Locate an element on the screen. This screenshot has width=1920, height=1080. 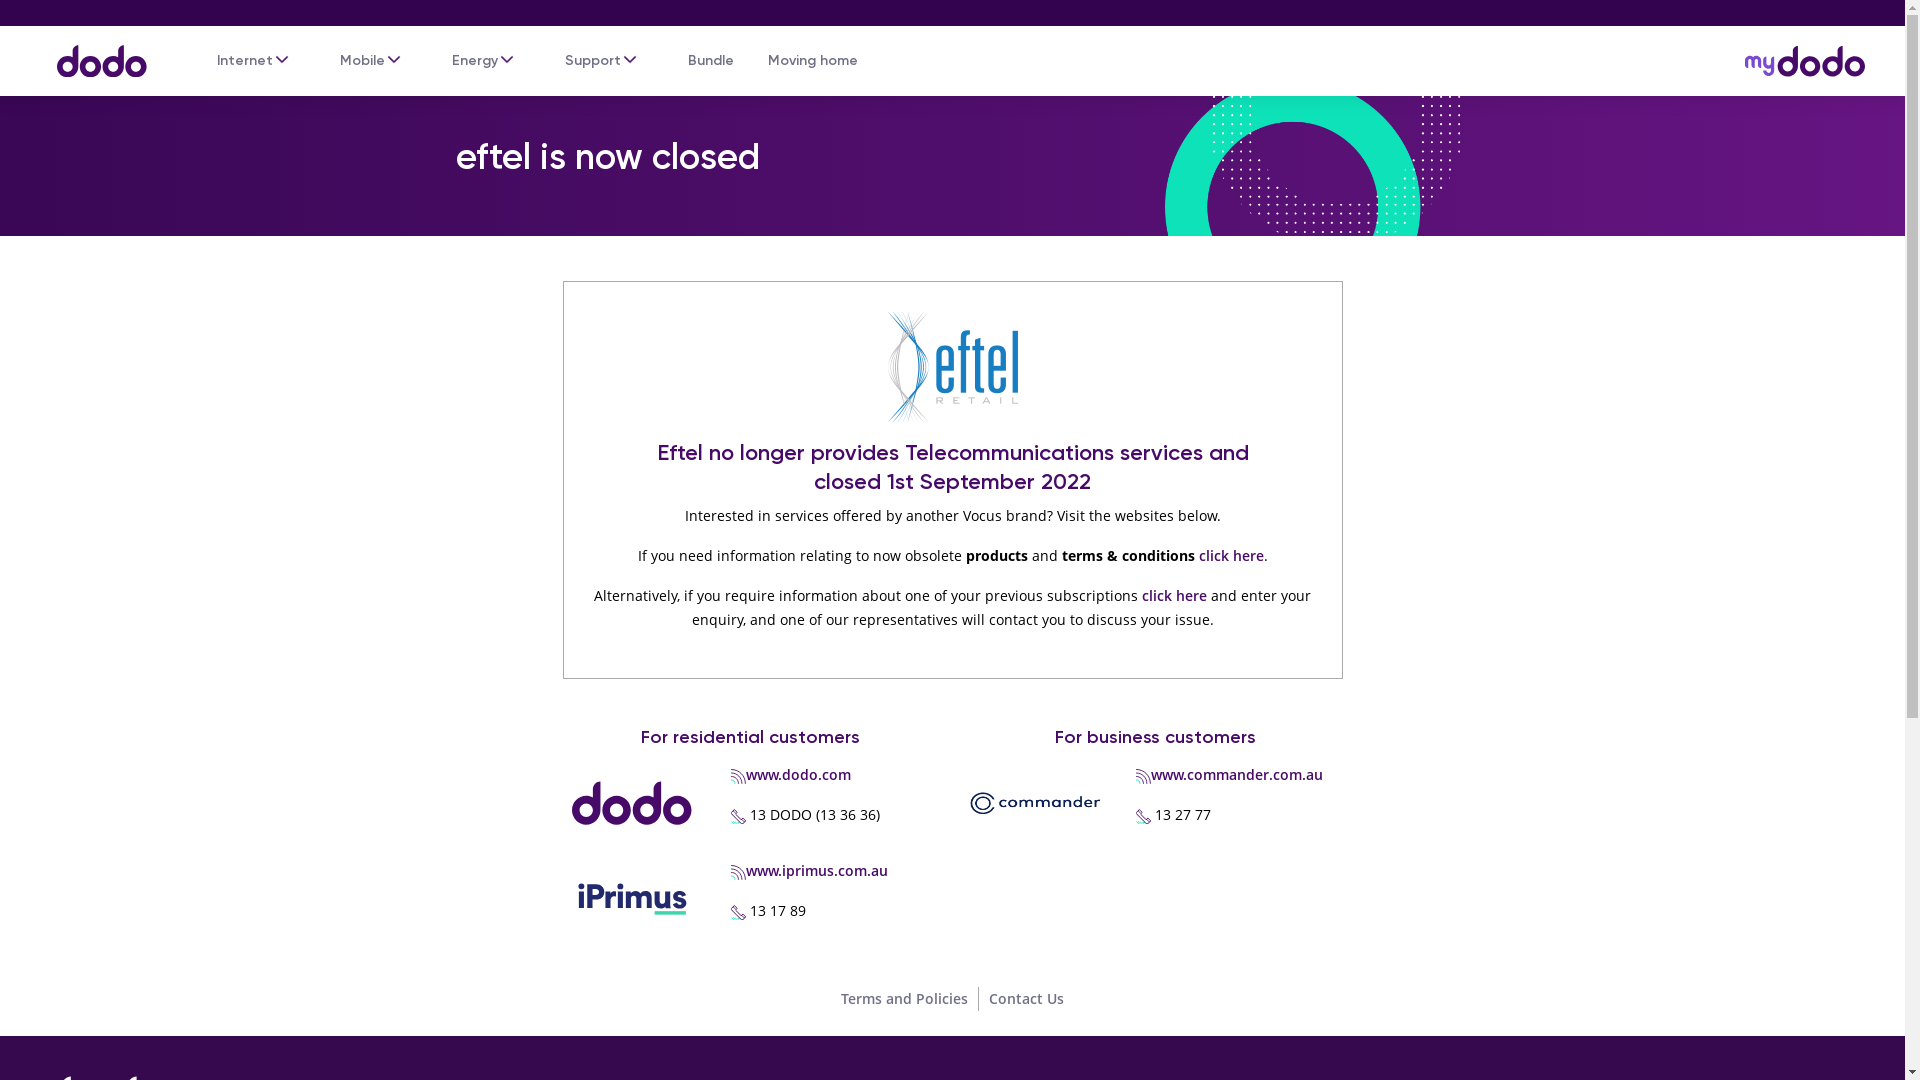
'Terms and Policies' is located at coordinates (840, 998).